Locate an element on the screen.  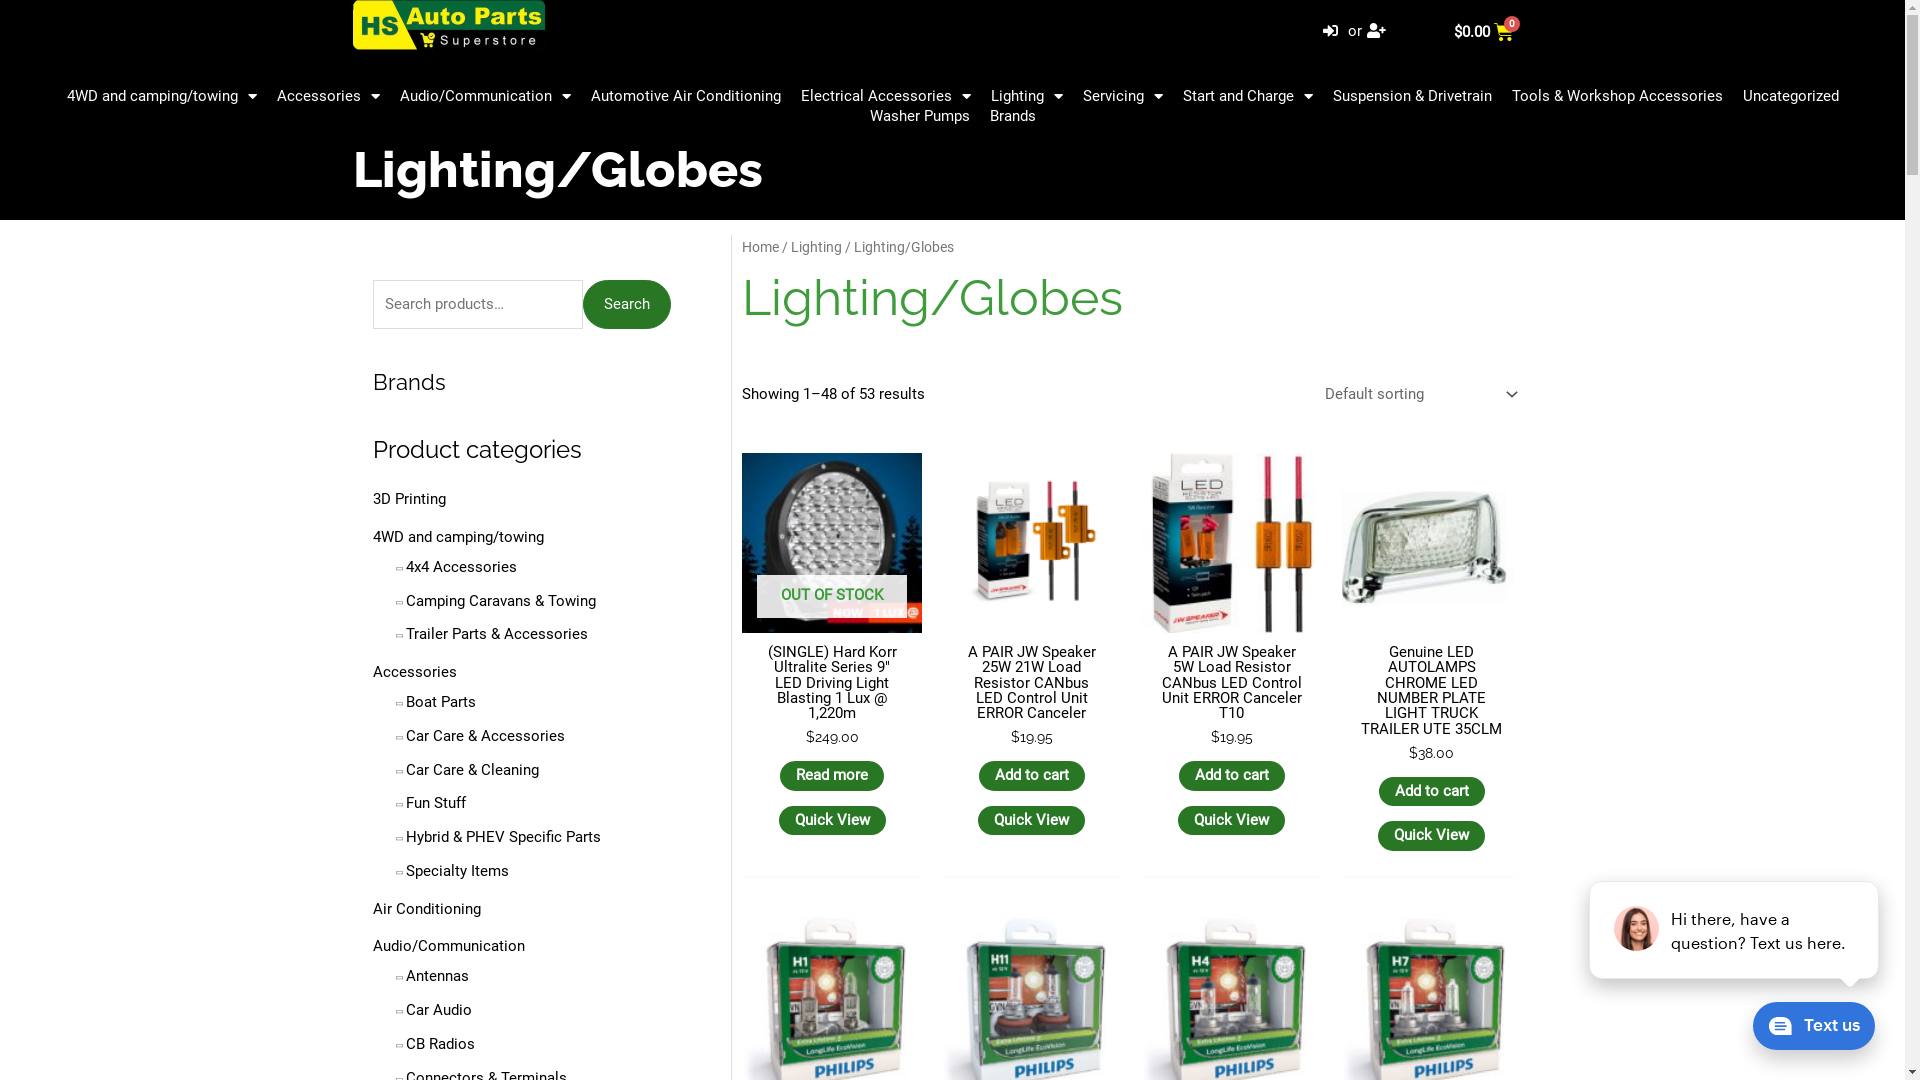
'$0.00 is located at coordinates (1484, 31).